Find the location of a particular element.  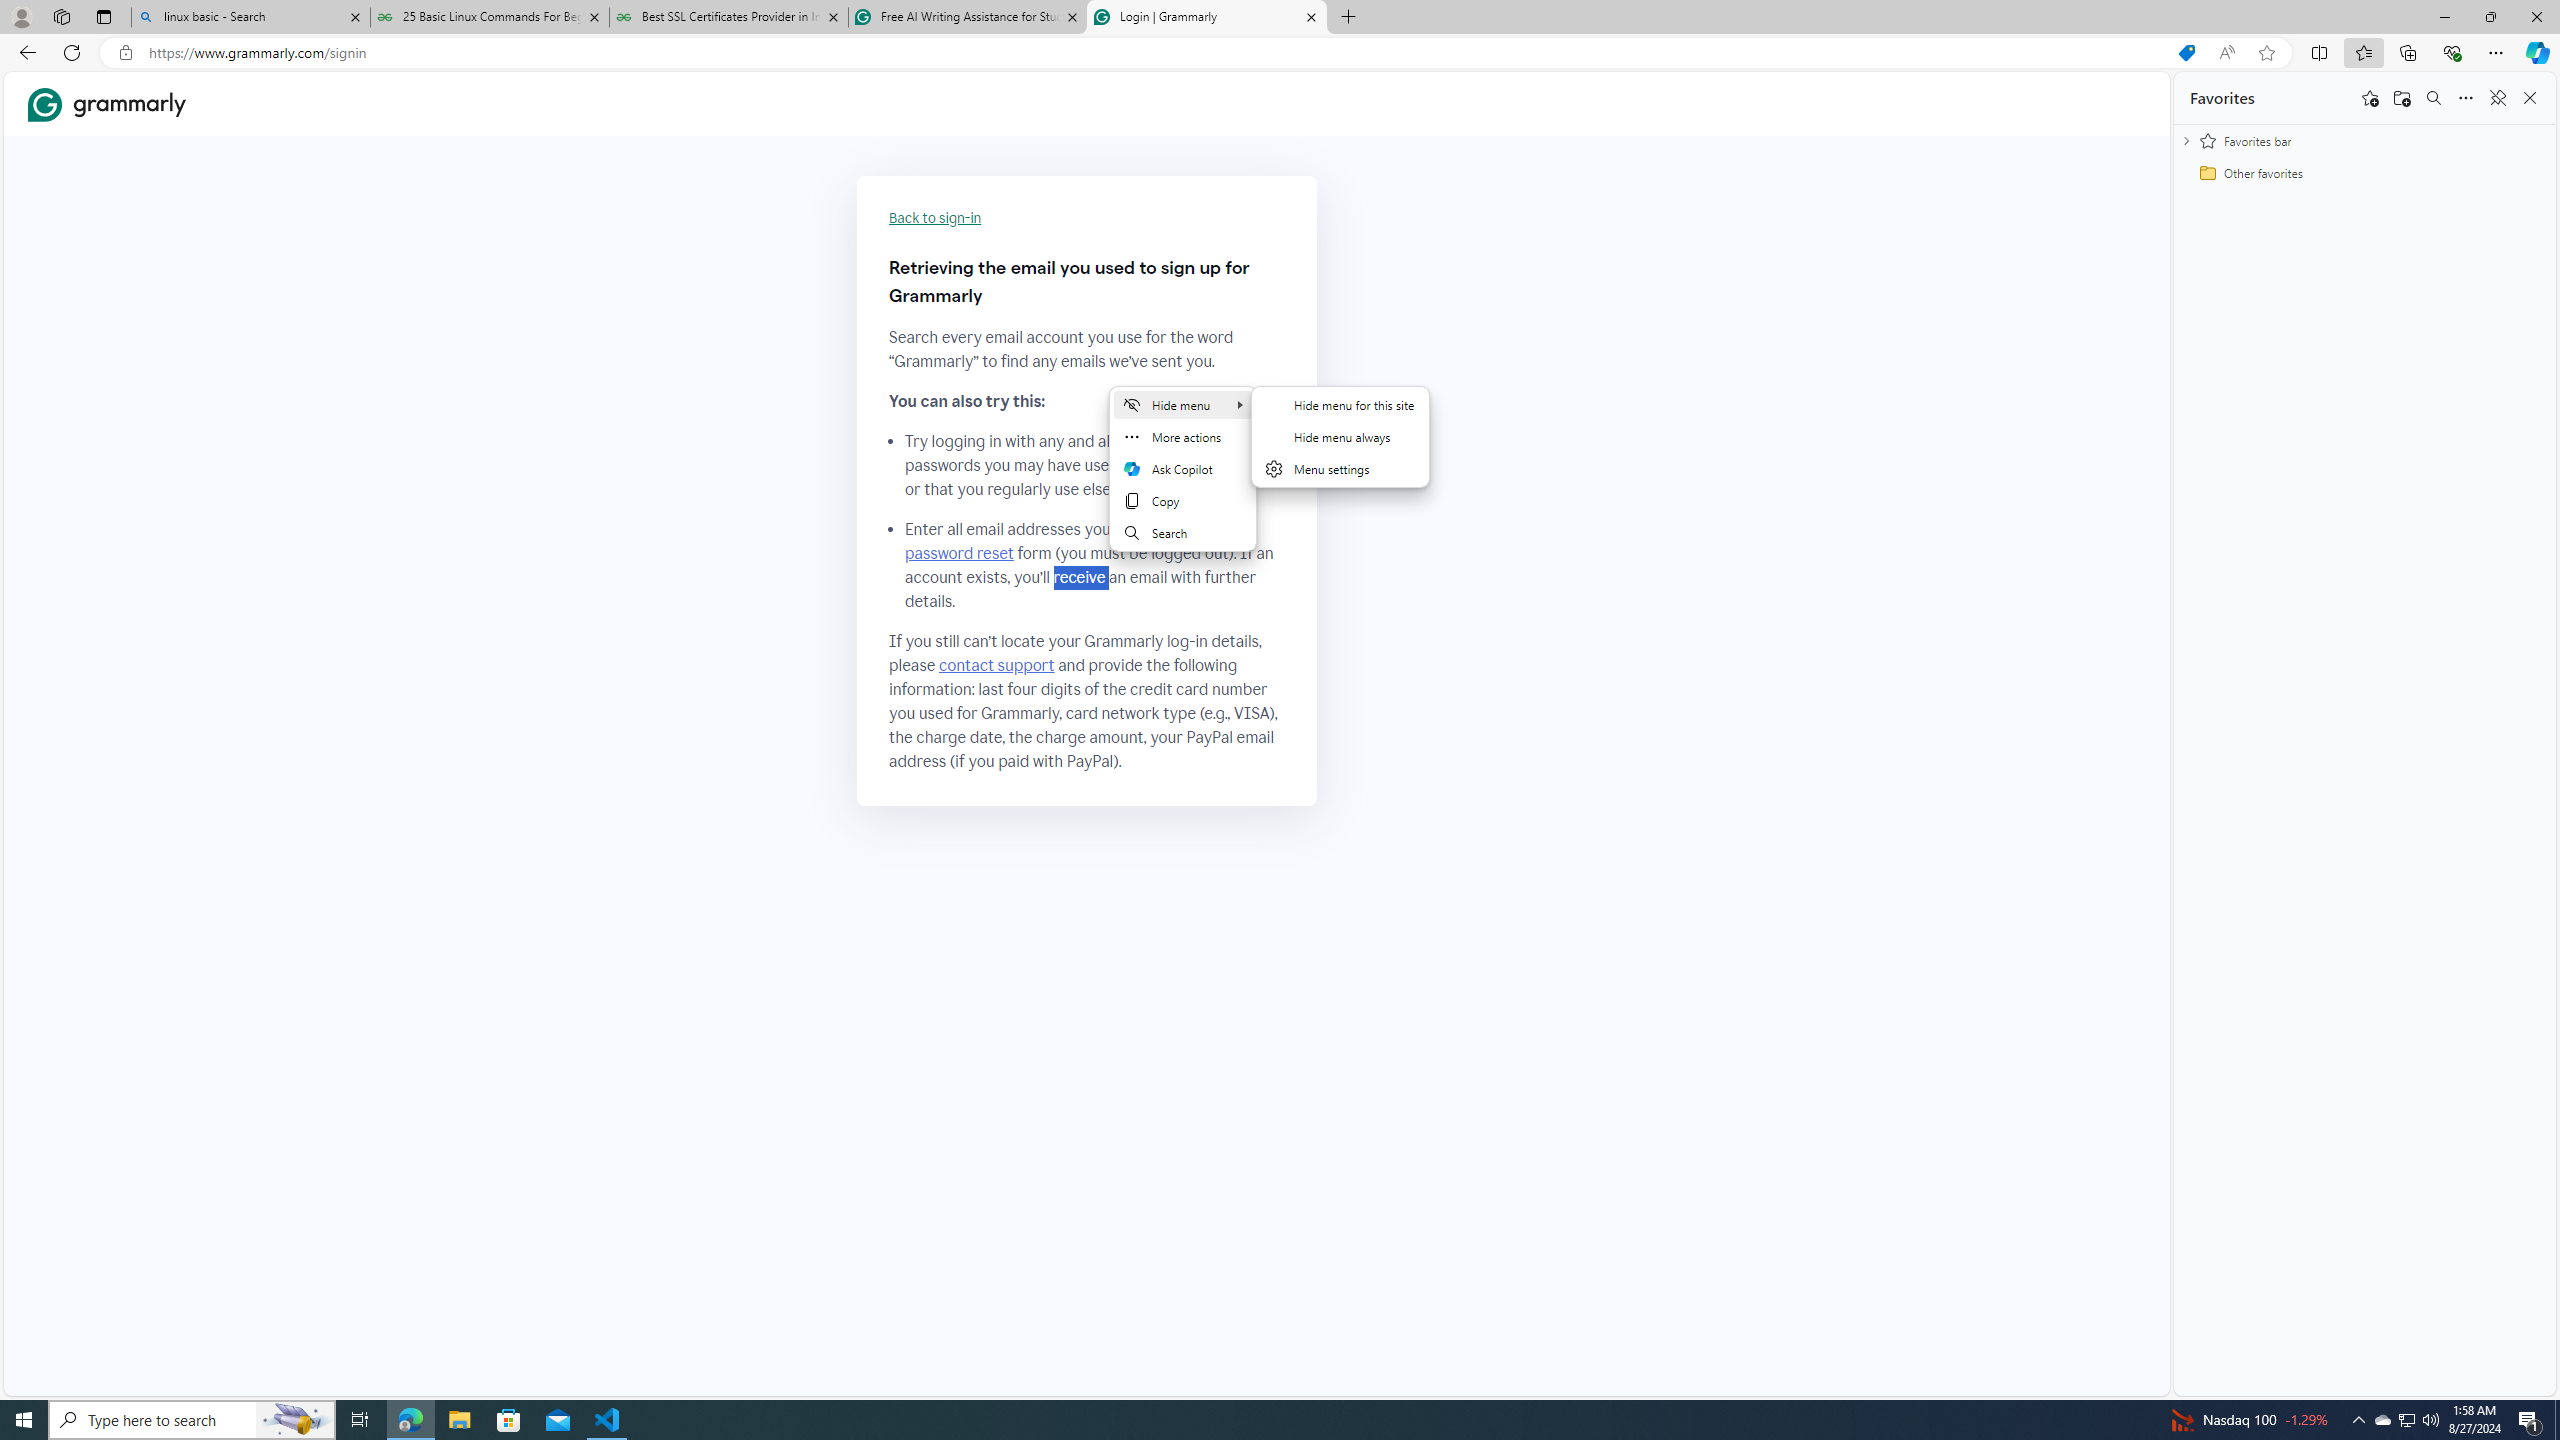

'Mini menu on text selection' is located at coordinates (1182, 479).